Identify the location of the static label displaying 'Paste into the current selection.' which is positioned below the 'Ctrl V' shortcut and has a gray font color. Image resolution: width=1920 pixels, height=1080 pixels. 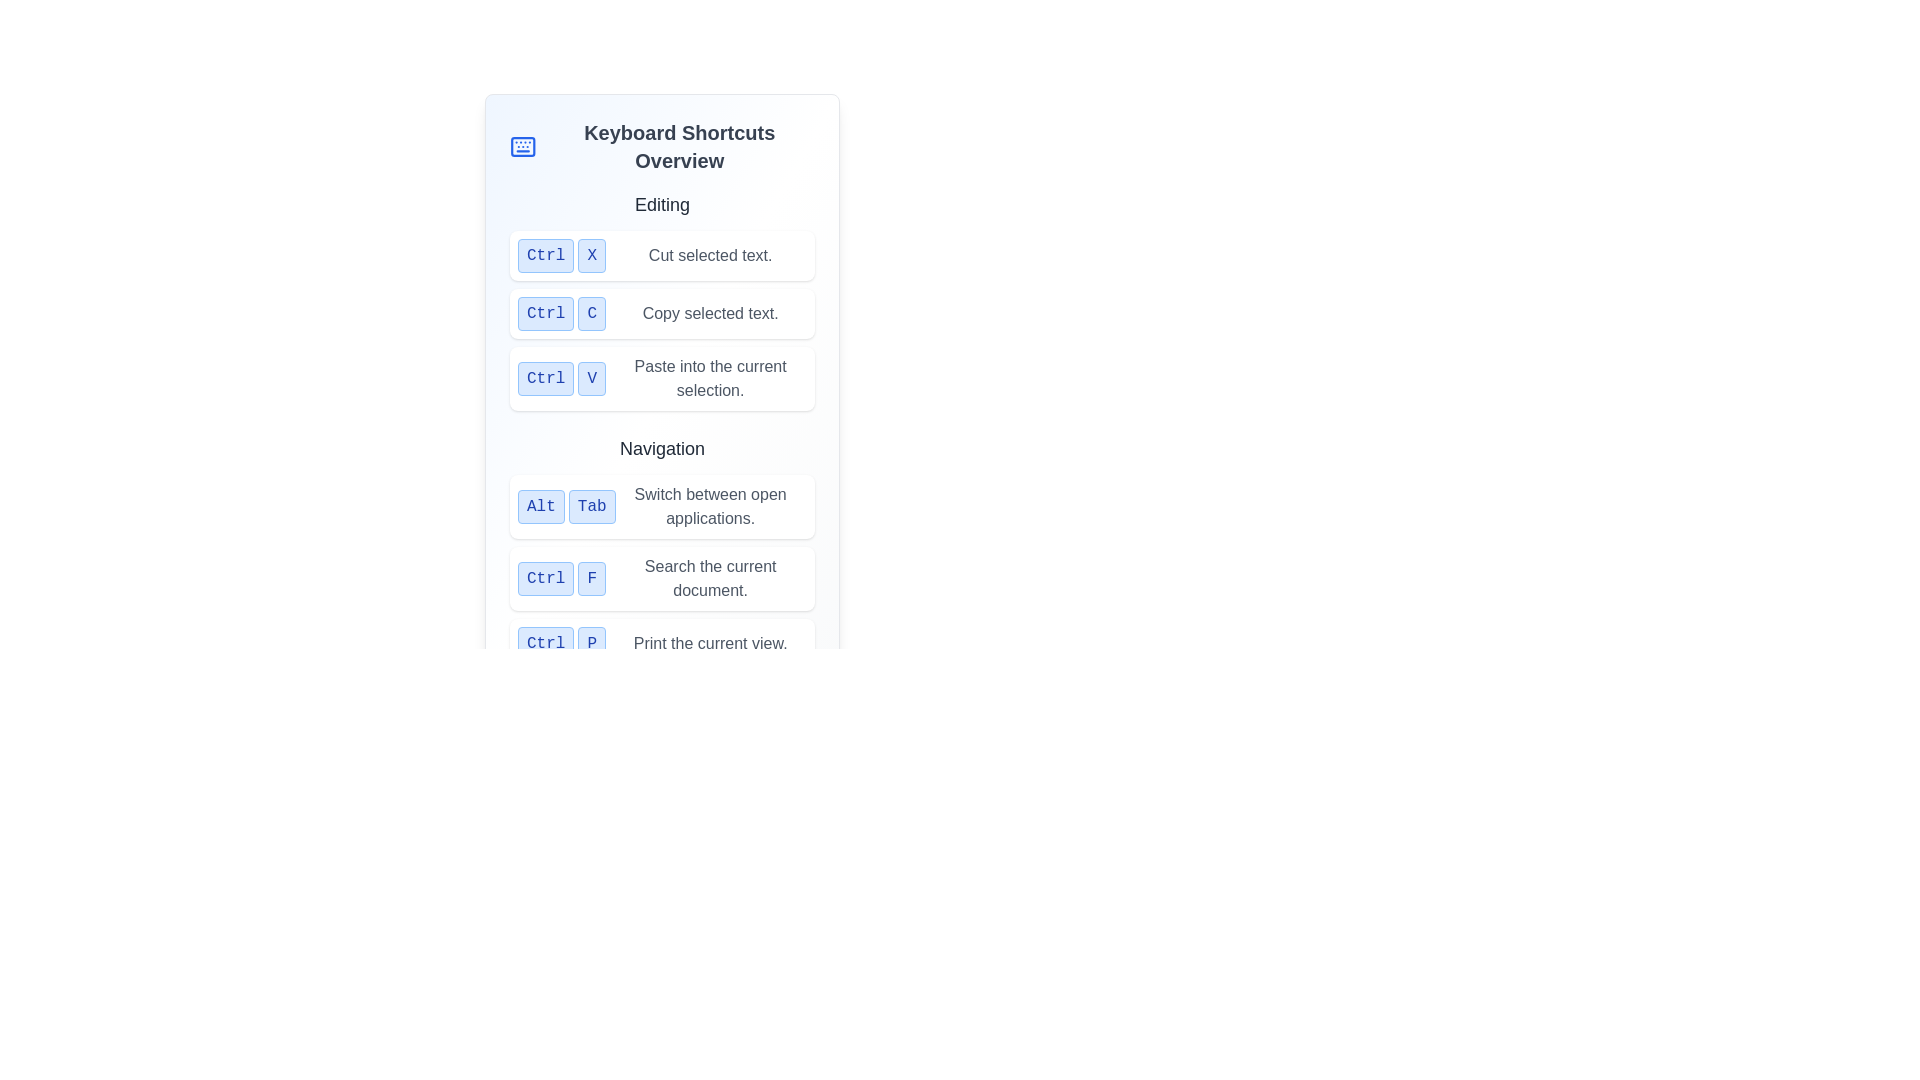
(710, 378).